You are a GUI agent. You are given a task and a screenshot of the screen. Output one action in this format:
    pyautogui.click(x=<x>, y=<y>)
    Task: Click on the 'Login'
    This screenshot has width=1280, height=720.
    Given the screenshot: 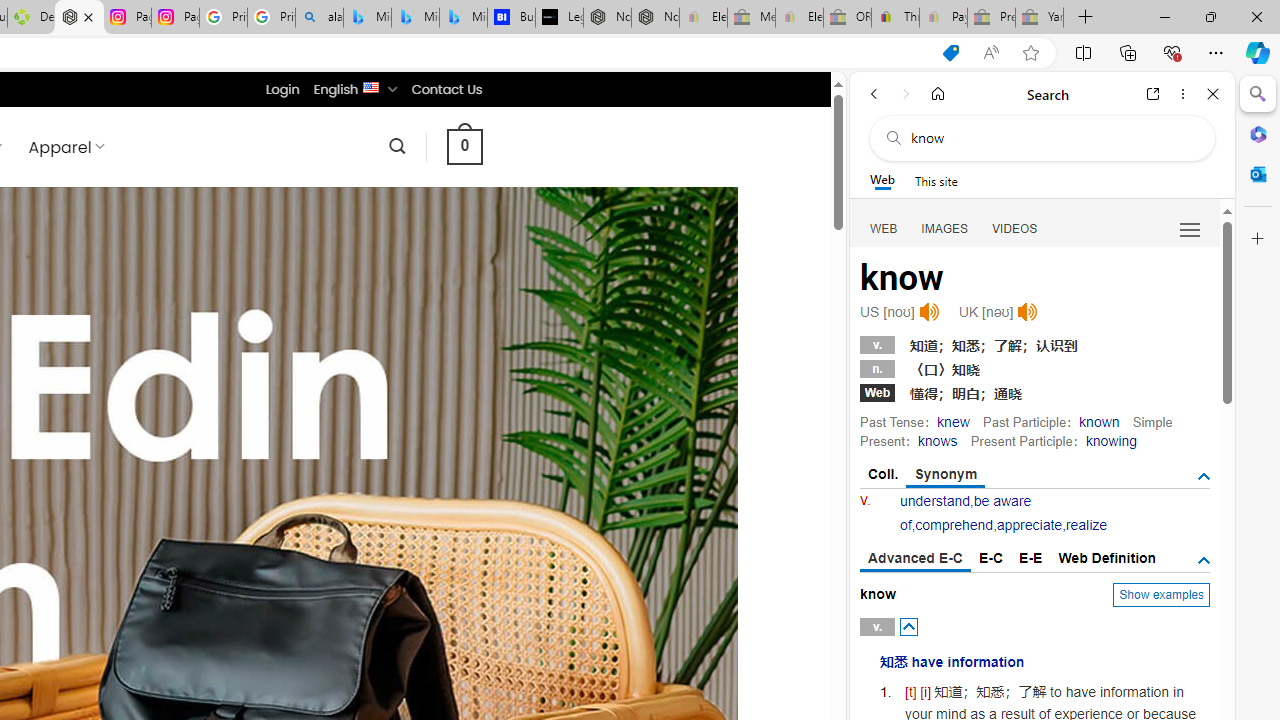 What is the action you would take?
    pyautogui.click(x=281, y=88)
    